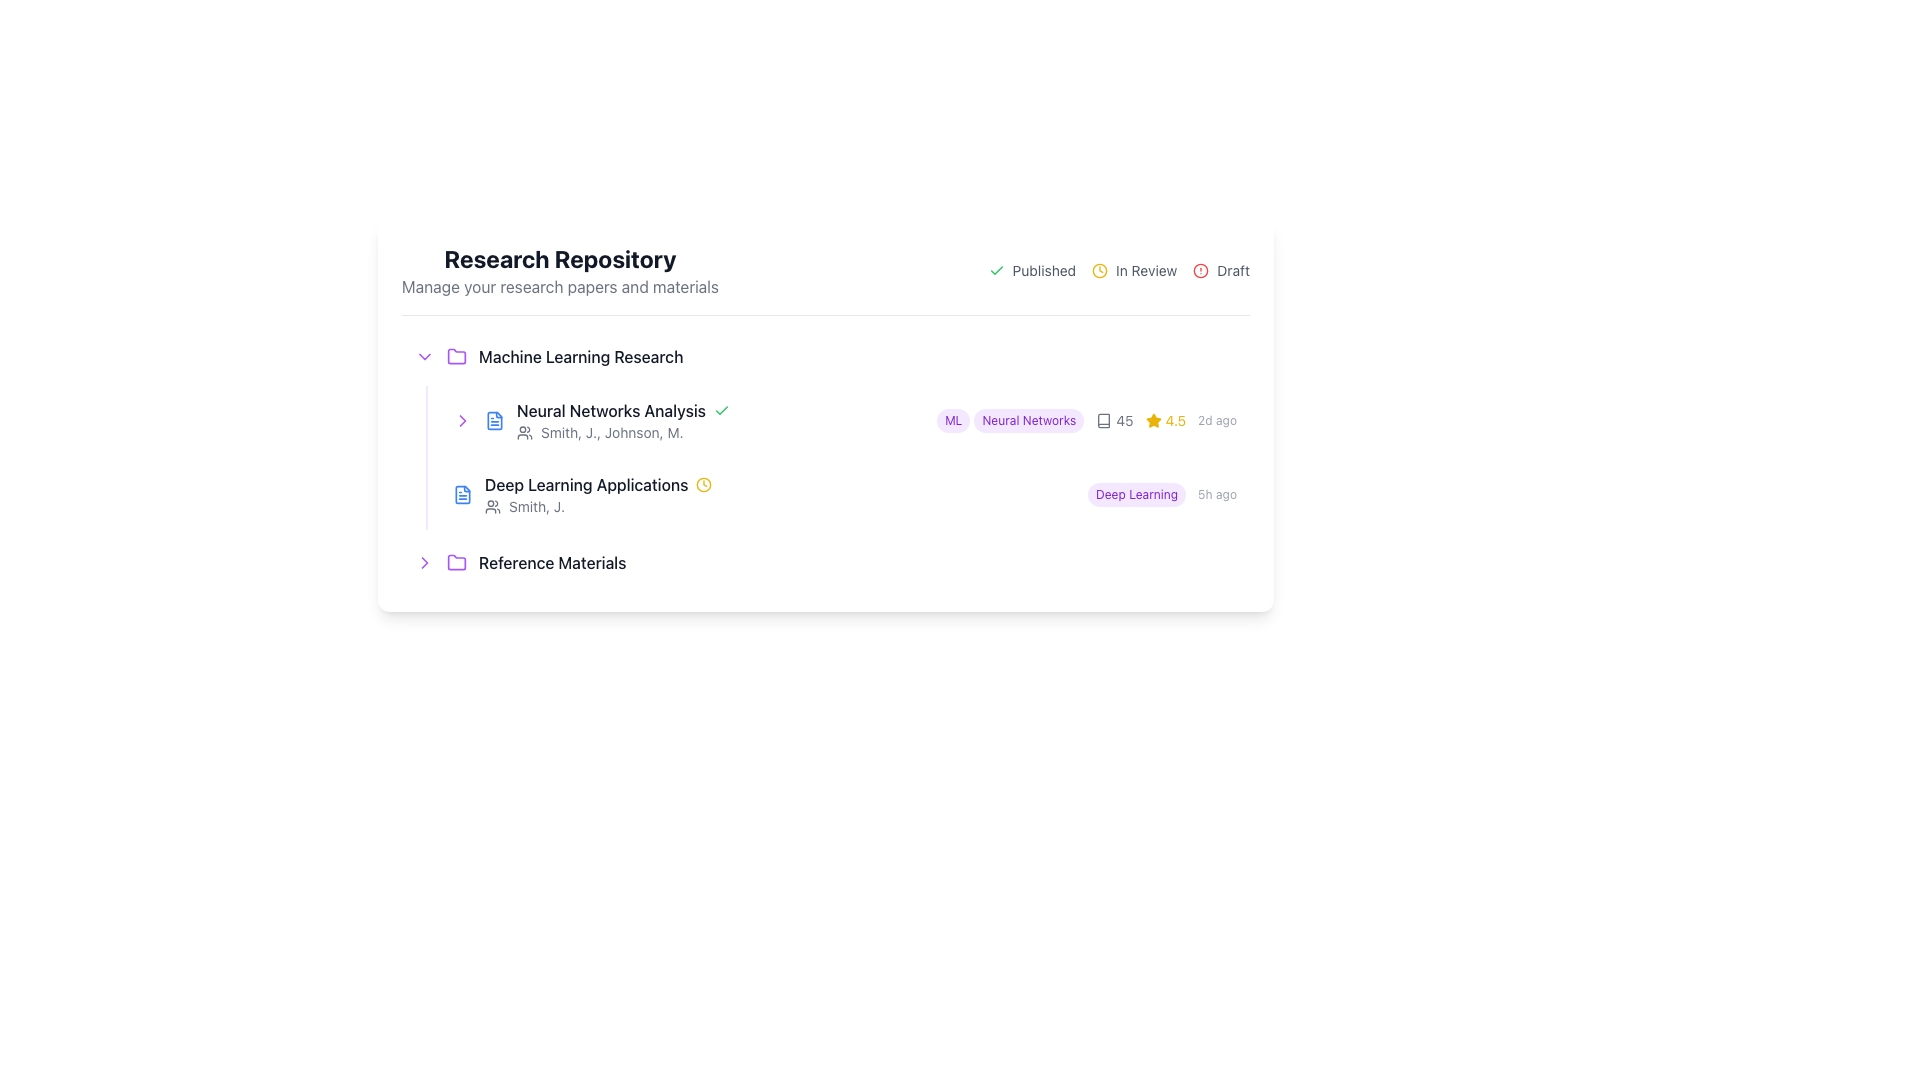  I want to click on the static textual content that serves as a descriptive subtitle directly below the bold title 'Research Repository', so click(560, 286).